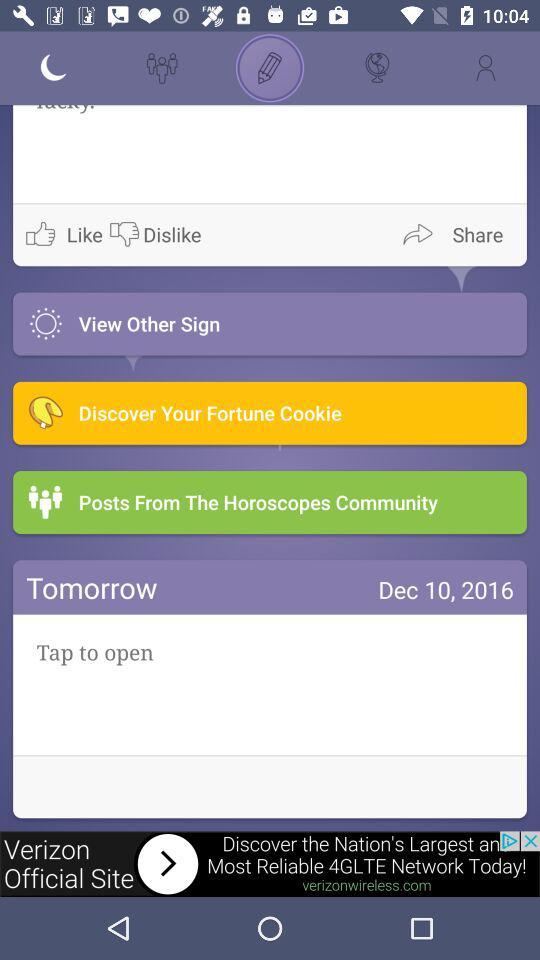  Describe the element at coordinates (270, 863) in the screenshot. I see `open advertisement` at that location.